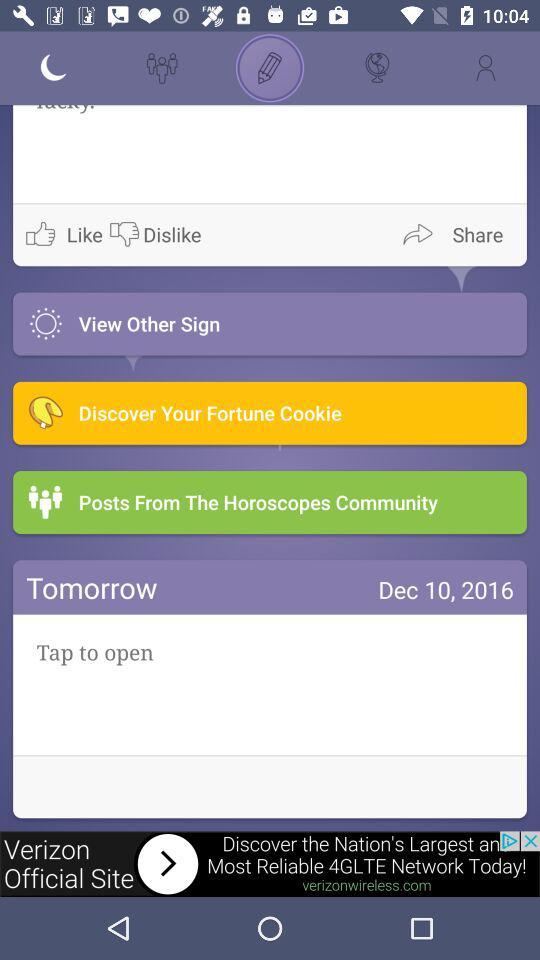  Describe the element at coordinates (270, 863) in the screenshot. I see `open advertisement` at that location.